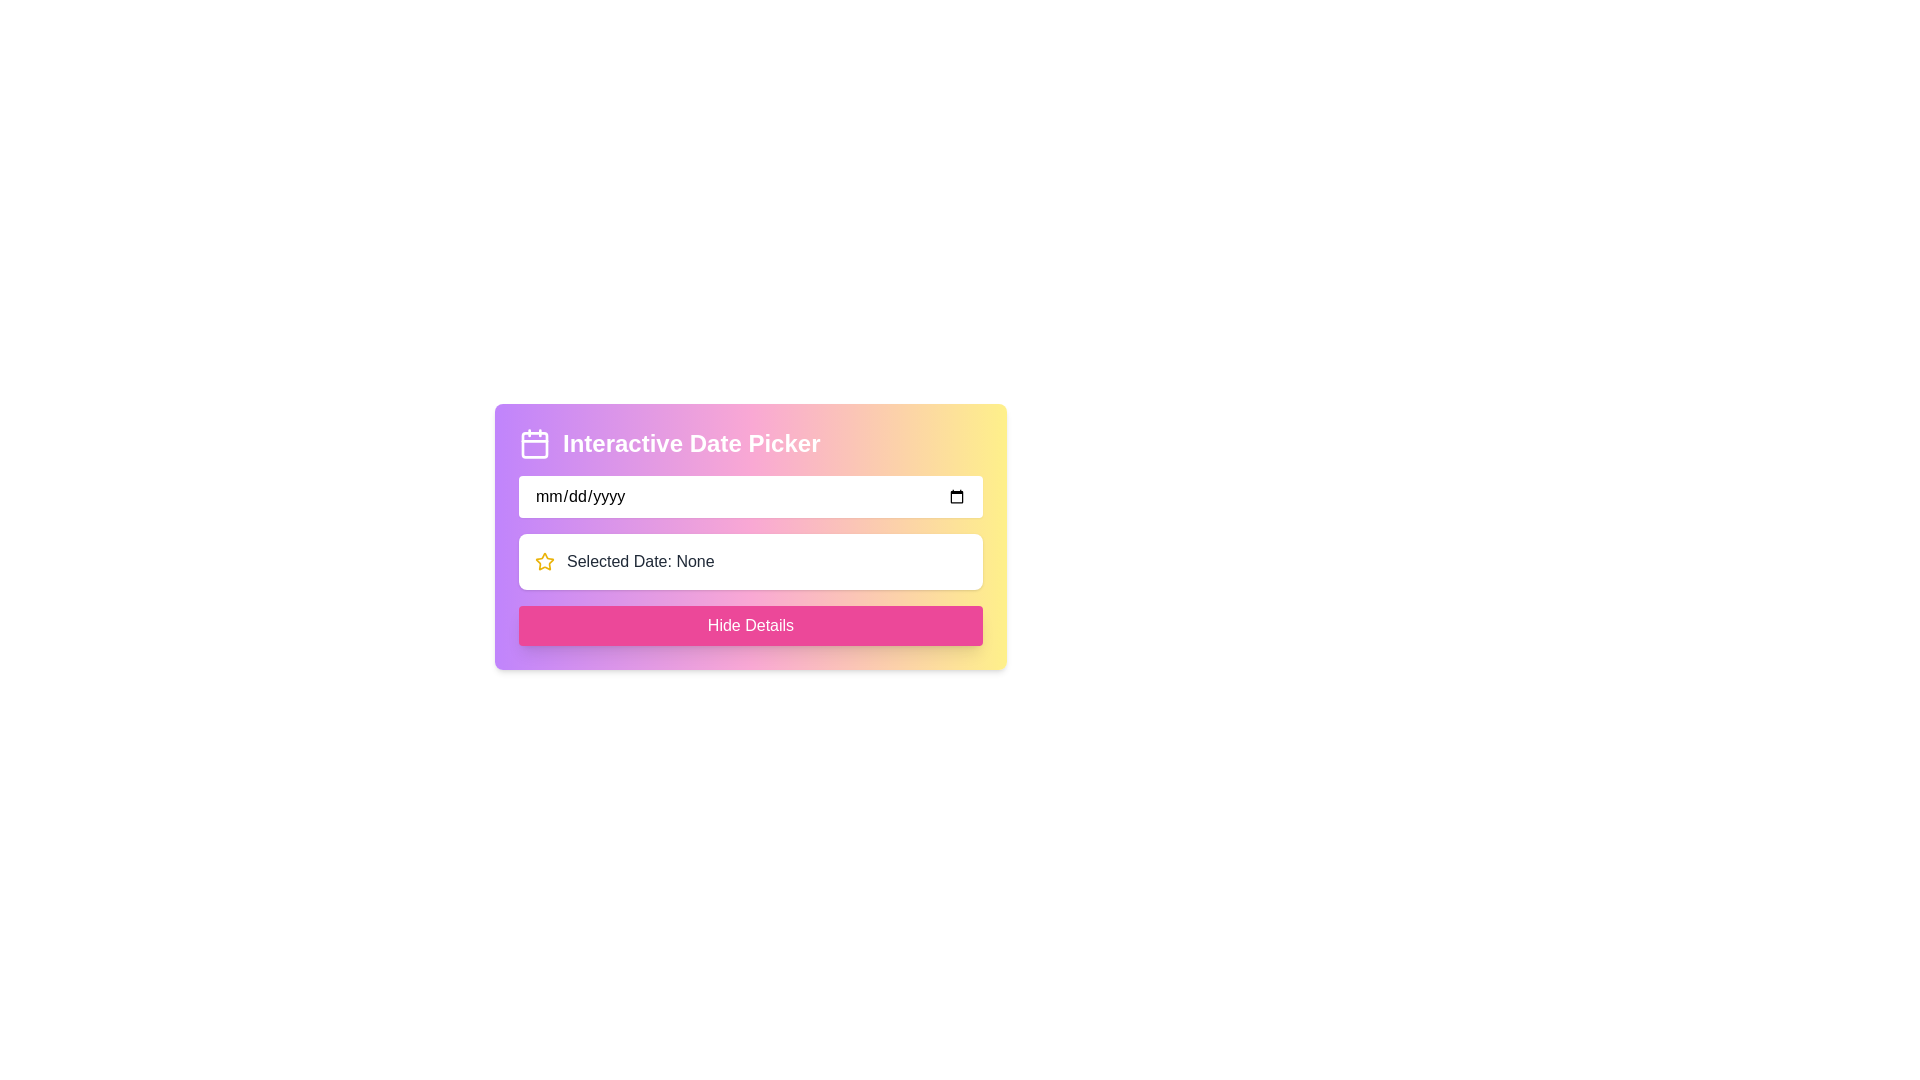  I want to click on the star icon with a hollow center and golden-yellow outline, which is located to the left of the text 'Selected Date: None', so click(545, 562).